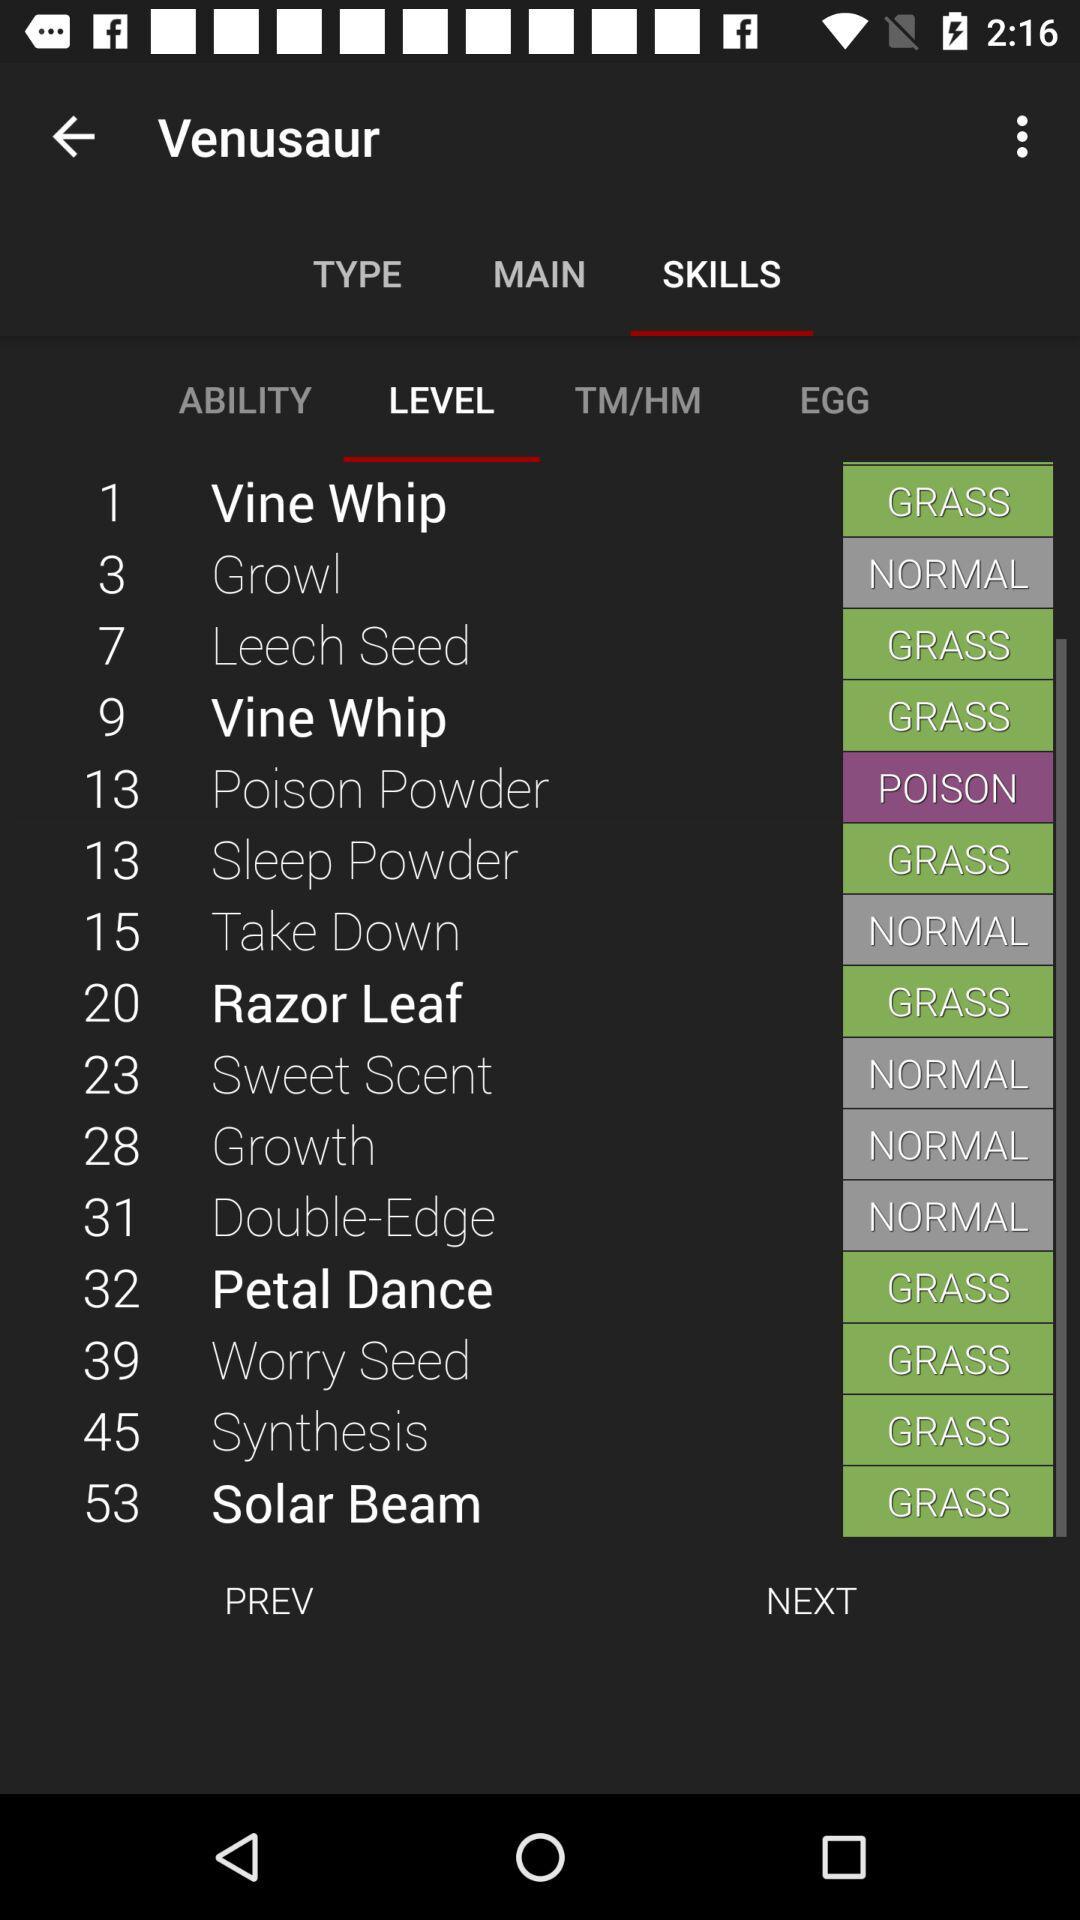  What do you see at coordinates (525, 1501) in the screenshot?
I see `the item next to the 45 icon` at bounding box center [525, 1501].